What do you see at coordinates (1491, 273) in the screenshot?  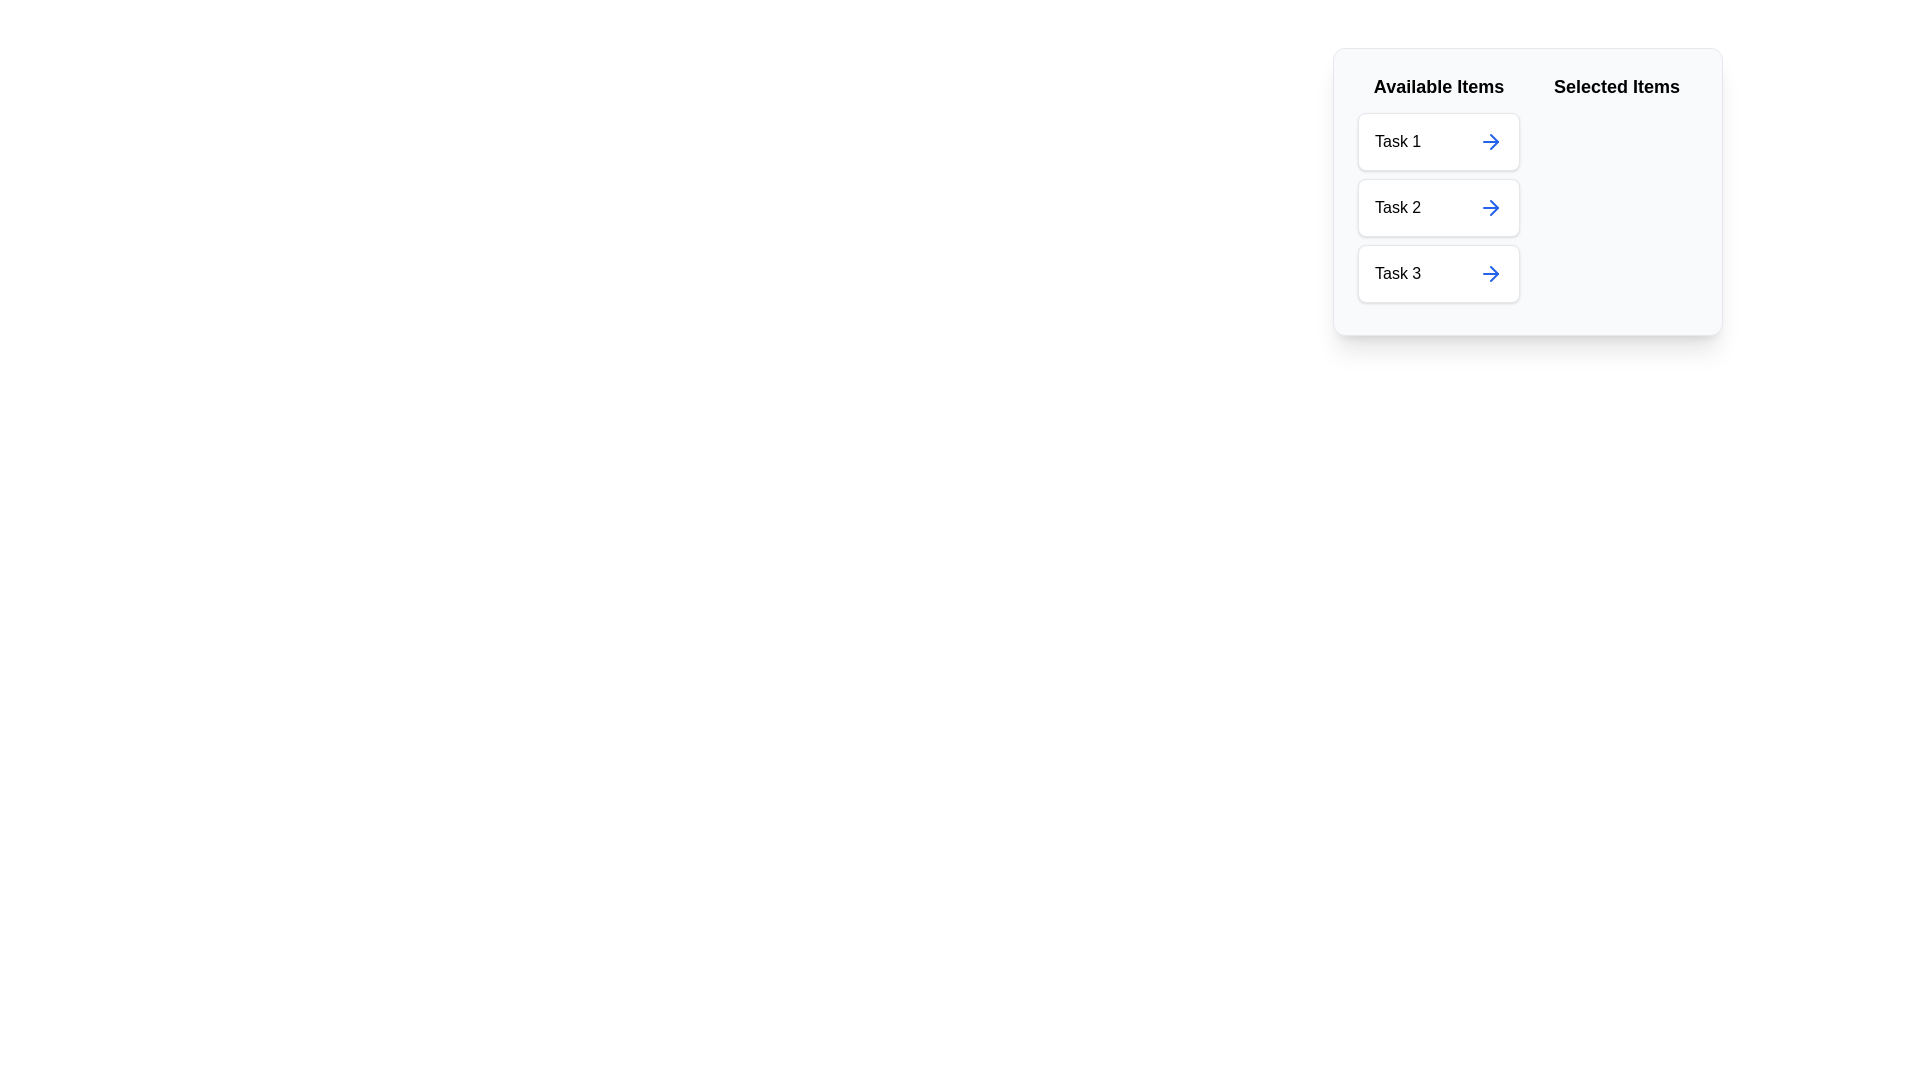 I see `the blue arrow icon button located at the far right side of the 'Task 3' row in the 'Available Items' section` at bounding box center [1491, 273].